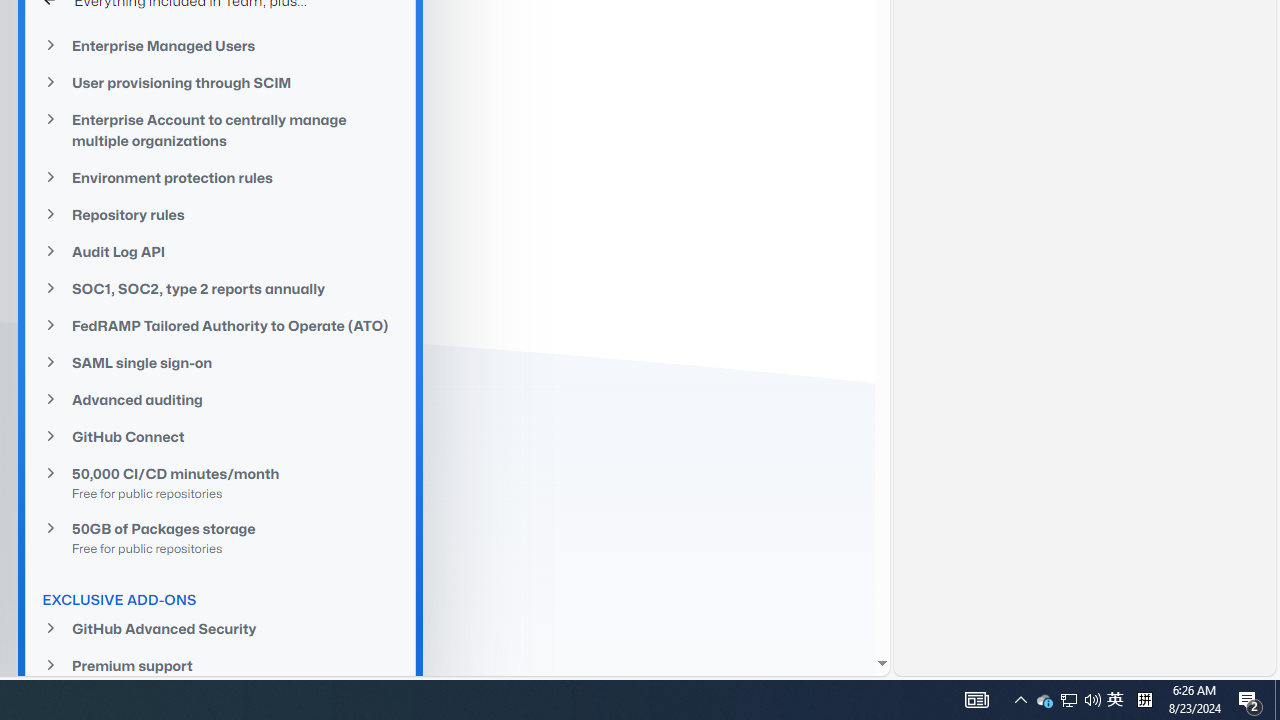  Describe the element at coordinates (220, 214) in the screenshot. I see `'Repository rules'` at that location.